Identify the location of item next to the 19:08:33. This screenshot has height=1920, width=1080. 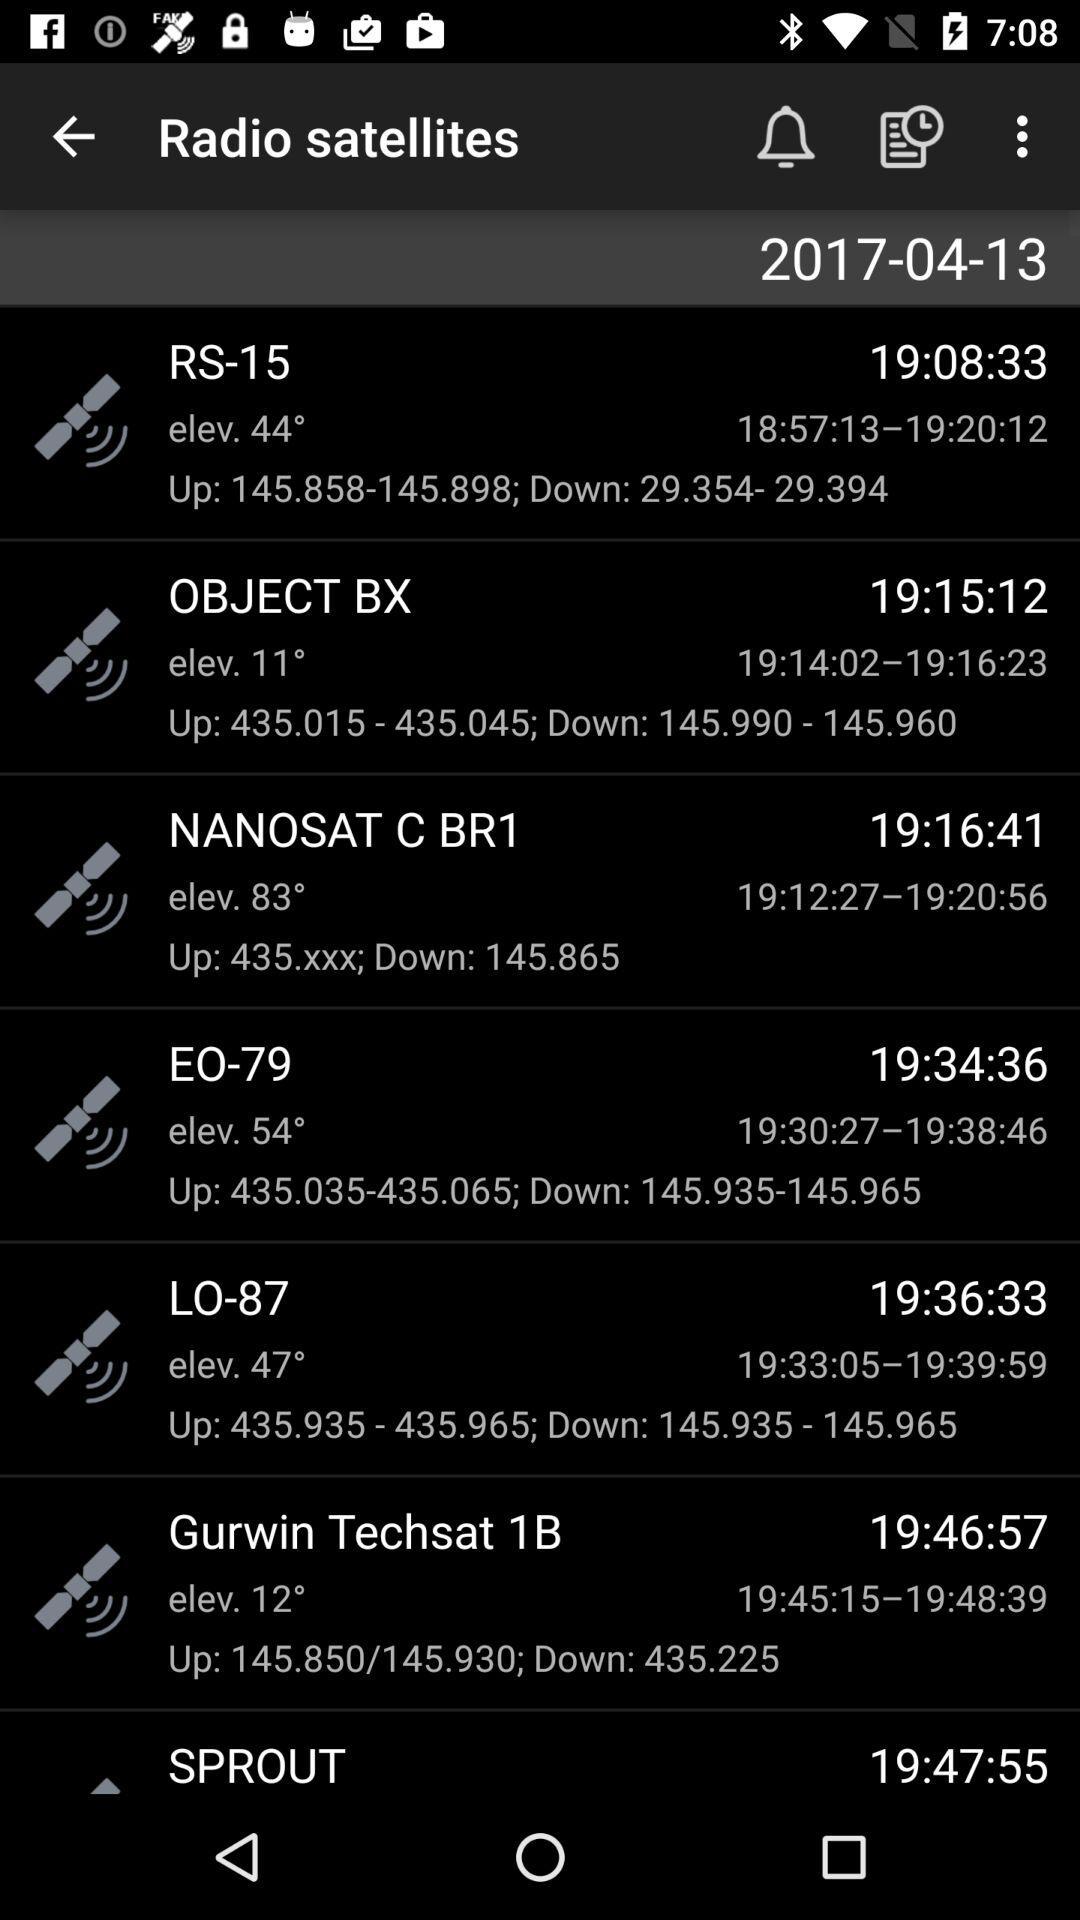
(517, 360).